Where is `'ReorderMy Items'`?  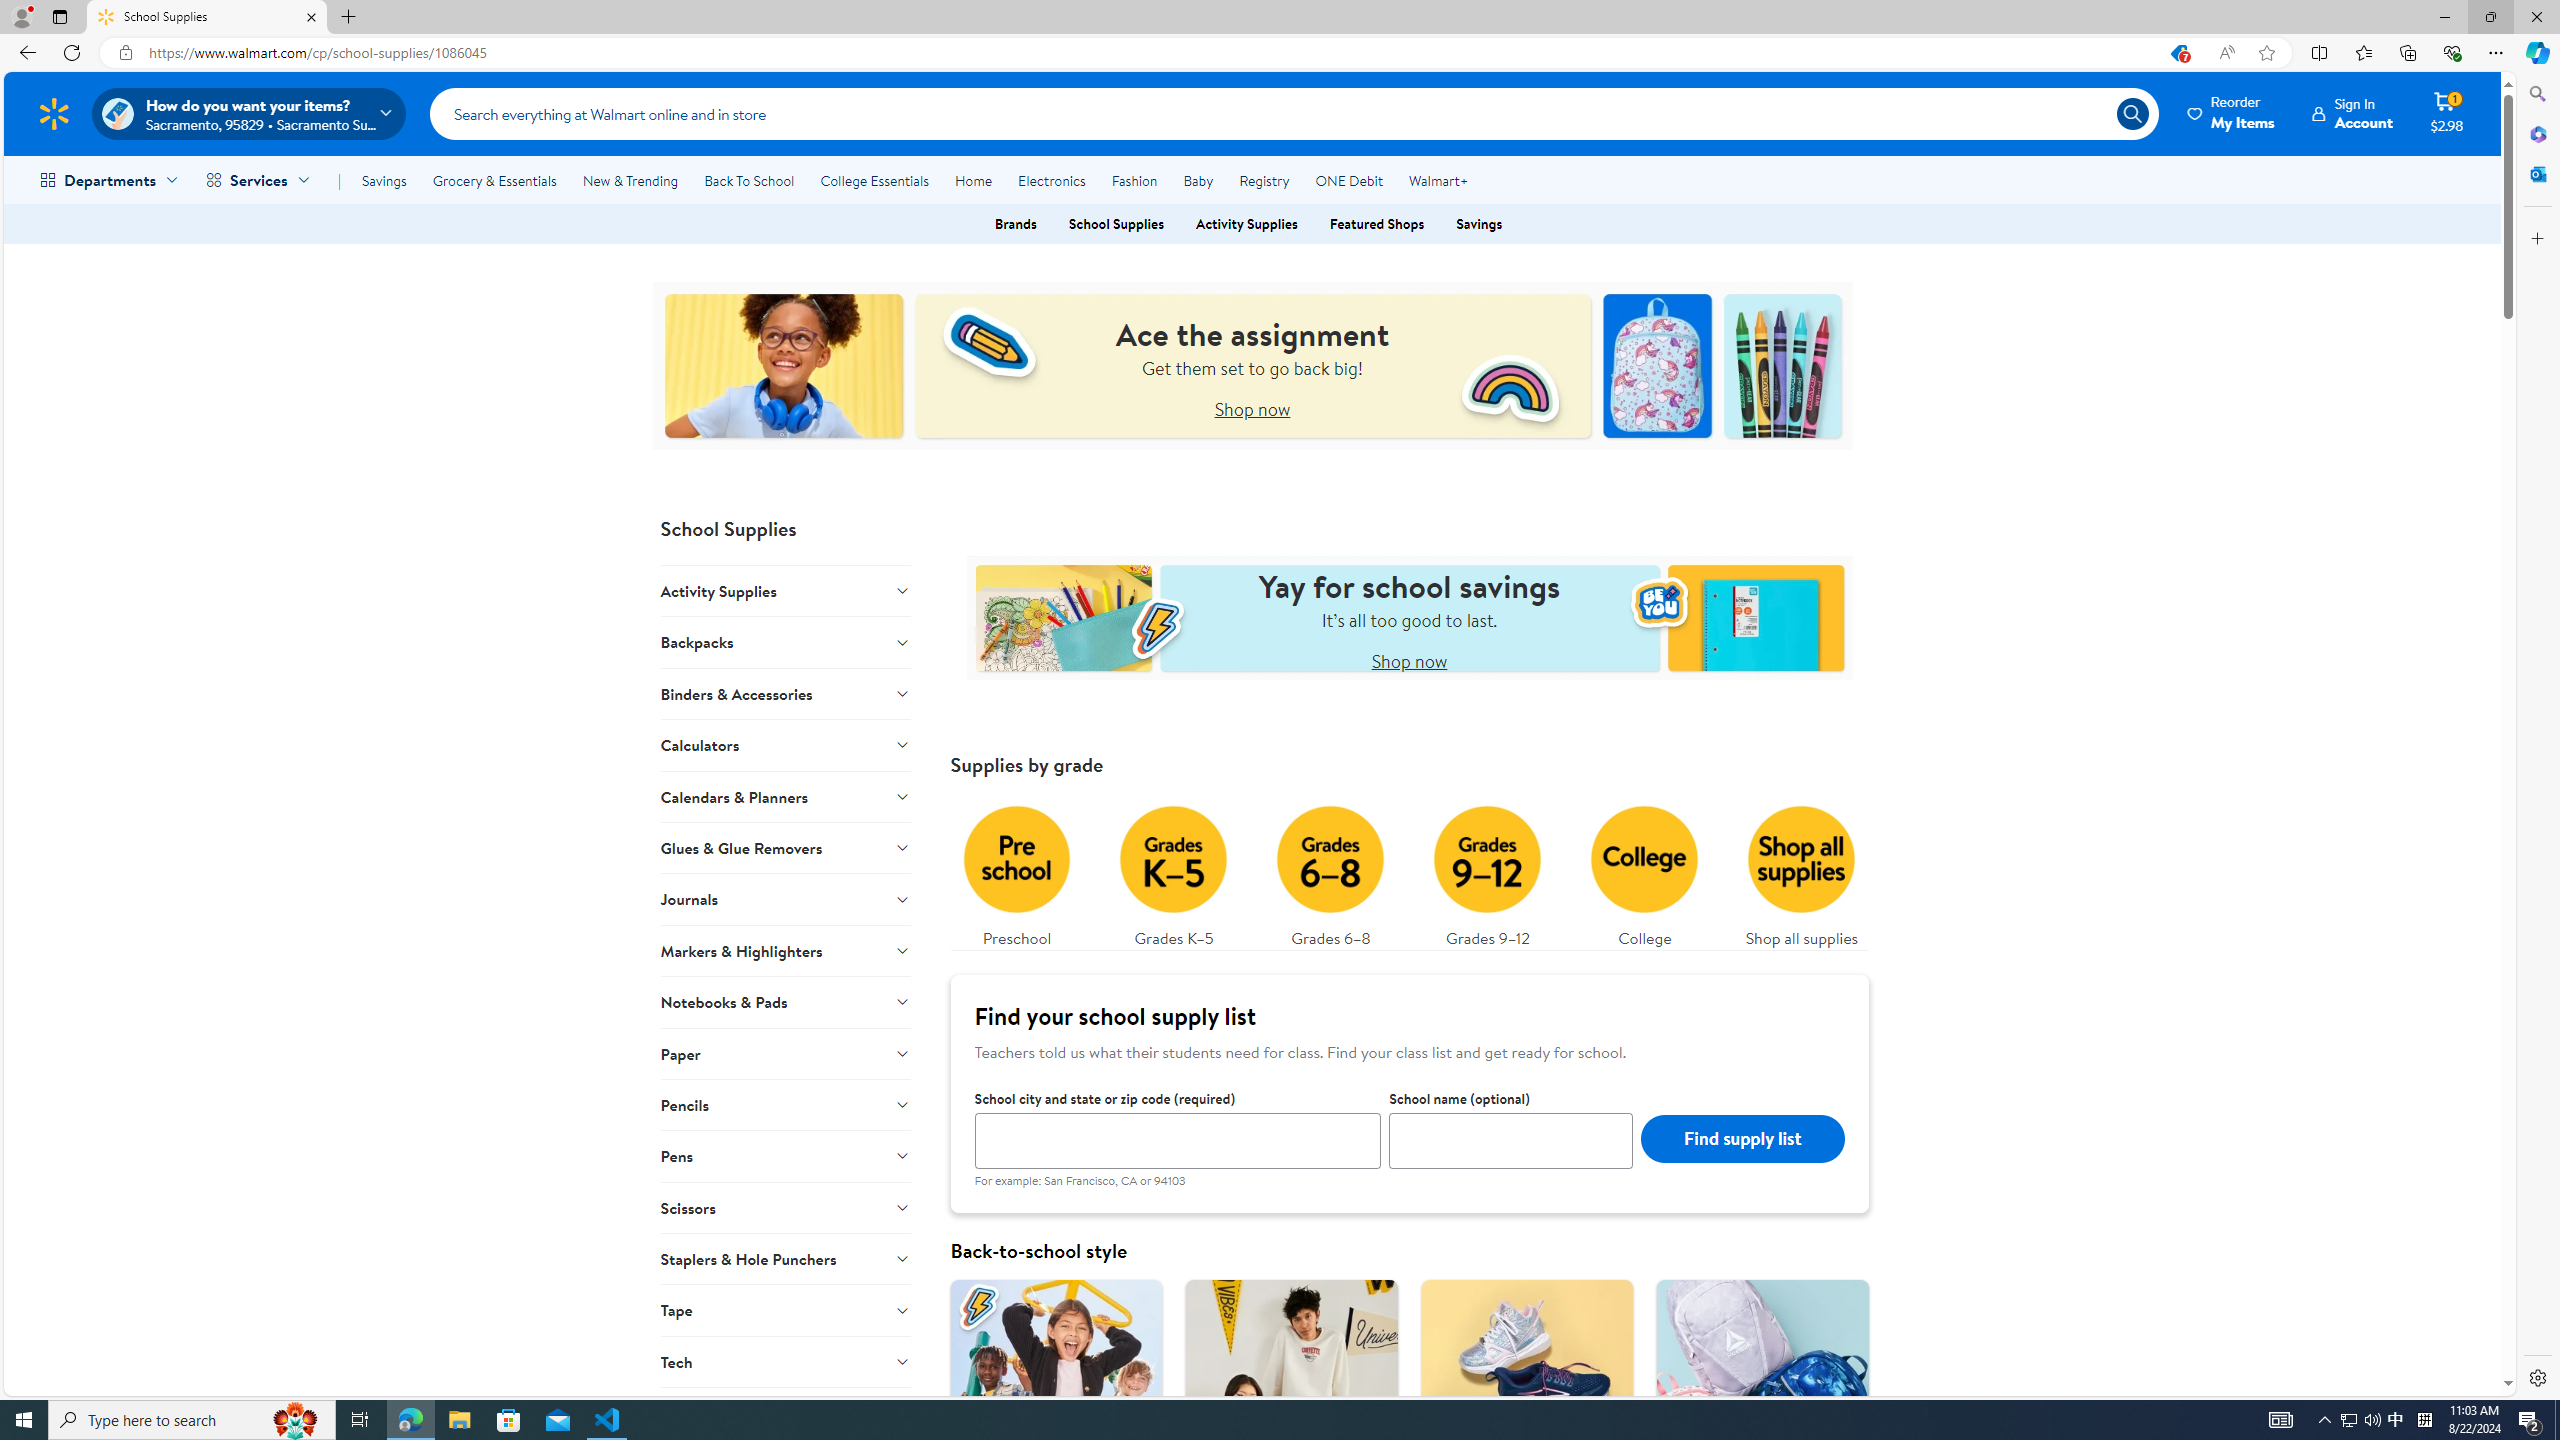 'ReorderMy Items' is located at coordinates (2231, 112).